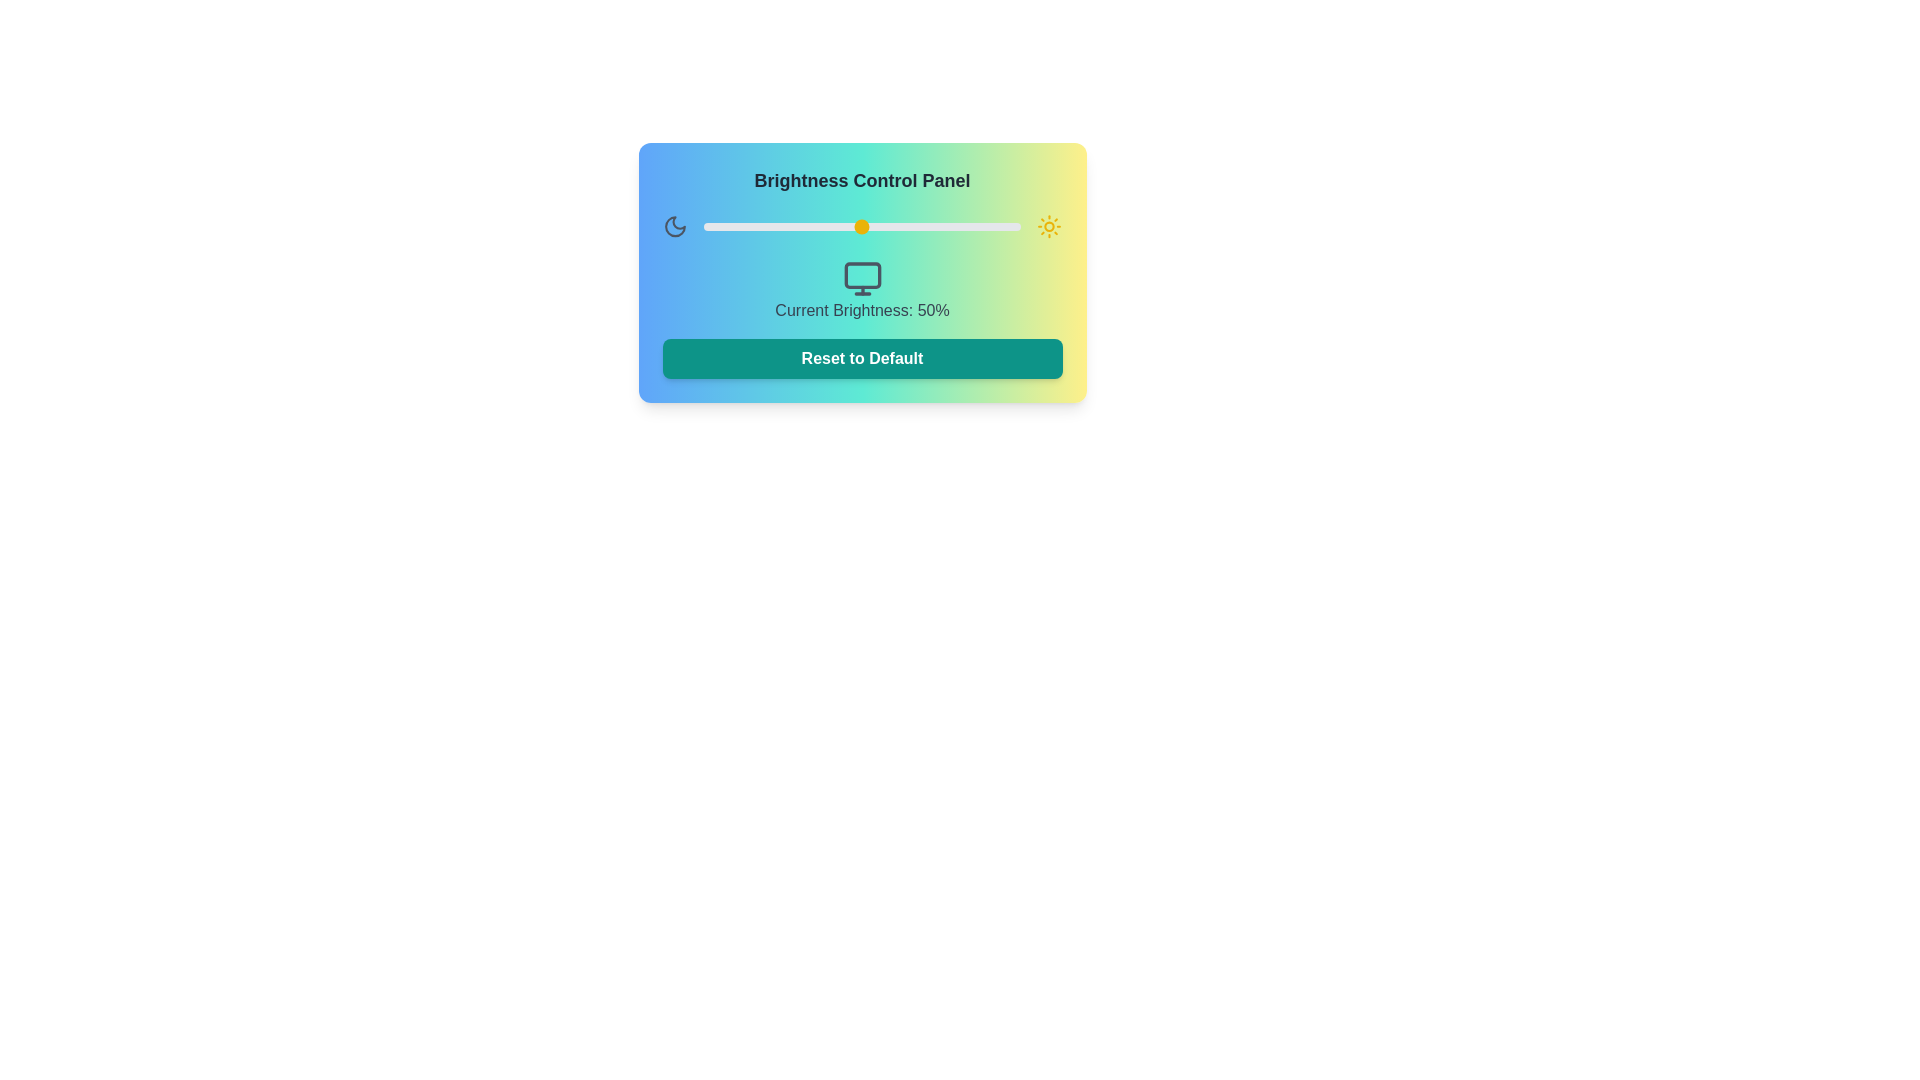 The image size is (1920, 1080). Describe the element at coordinates (1048, 226) in the screenshot. I see `the small circular element representing the sun's core in the sun icon, located on the right side of the brightness control panel` at that location.